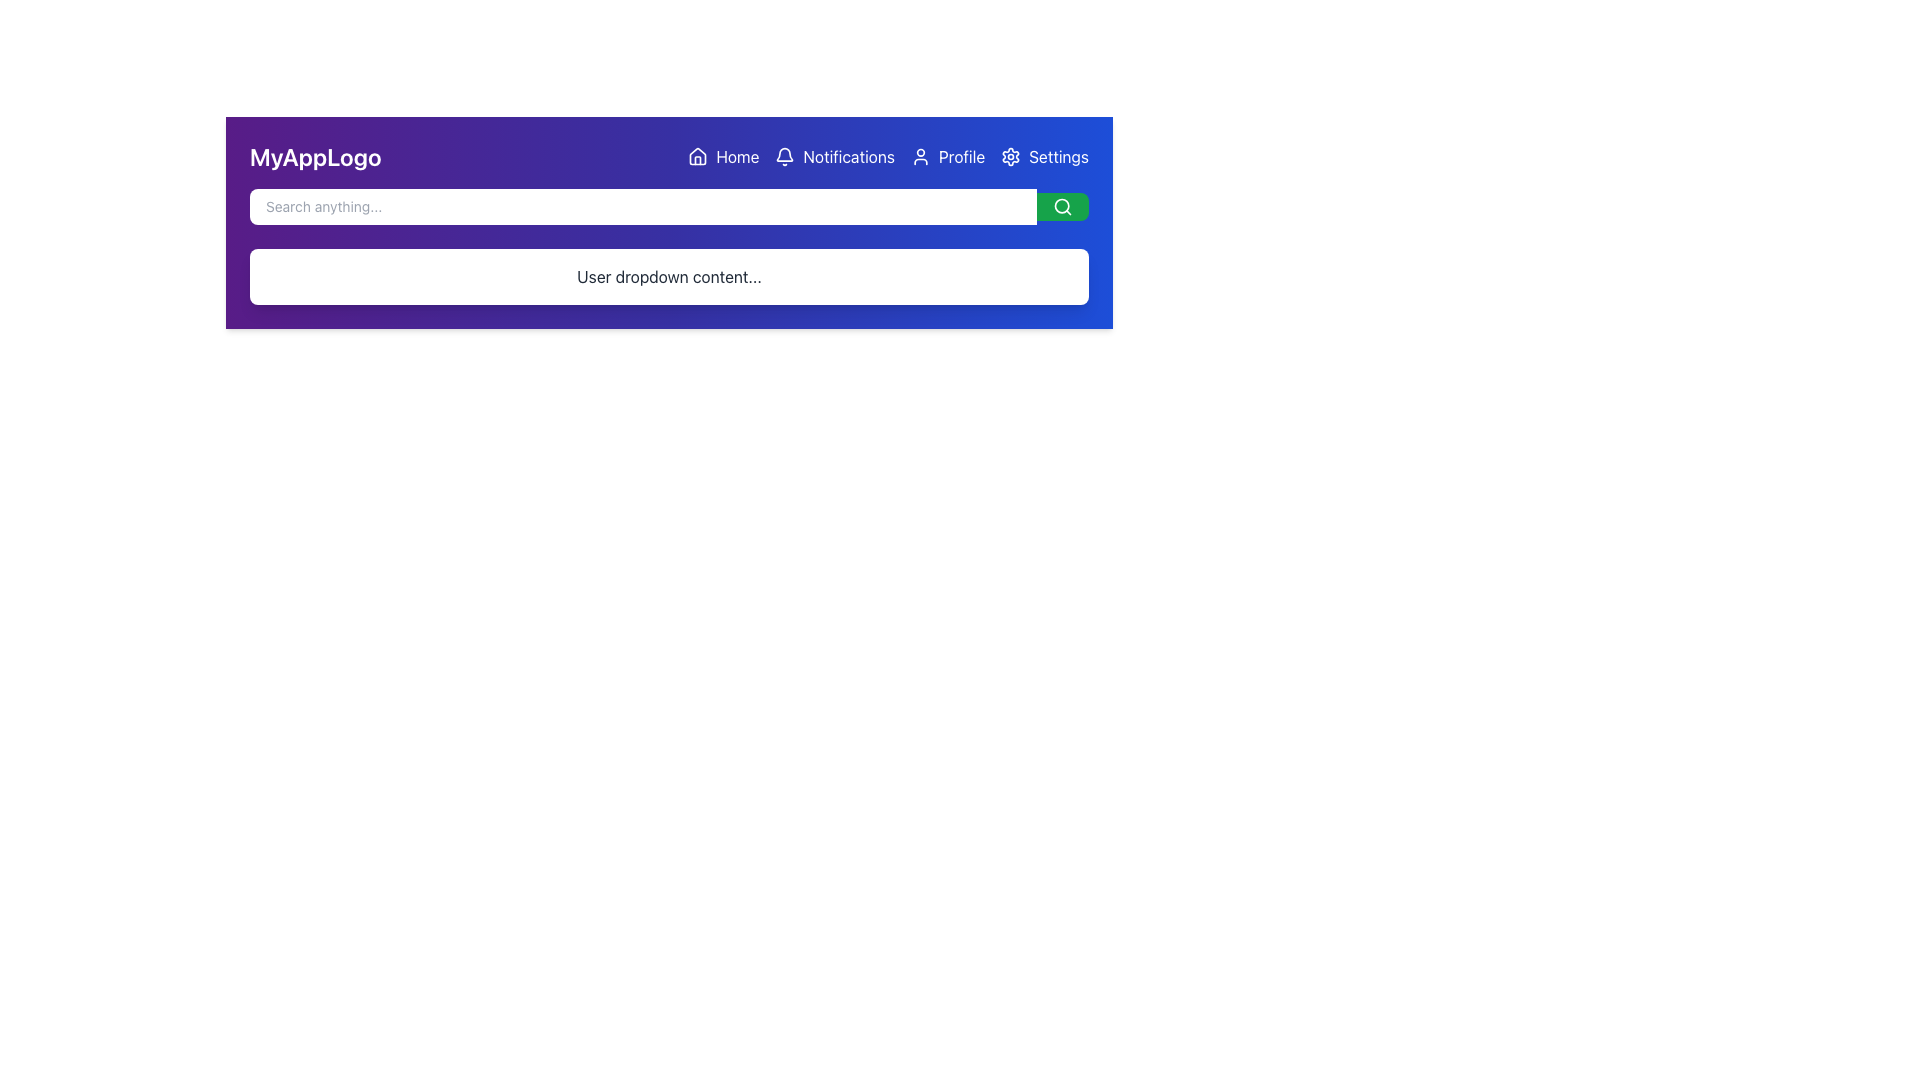 The height and width of the screenshot is (1080, 1920). I want to click on the settings icon located in the top navigation bar to the far right, adjacent to the text label 'Settings', to interact with application settings, so click(1011, 156).